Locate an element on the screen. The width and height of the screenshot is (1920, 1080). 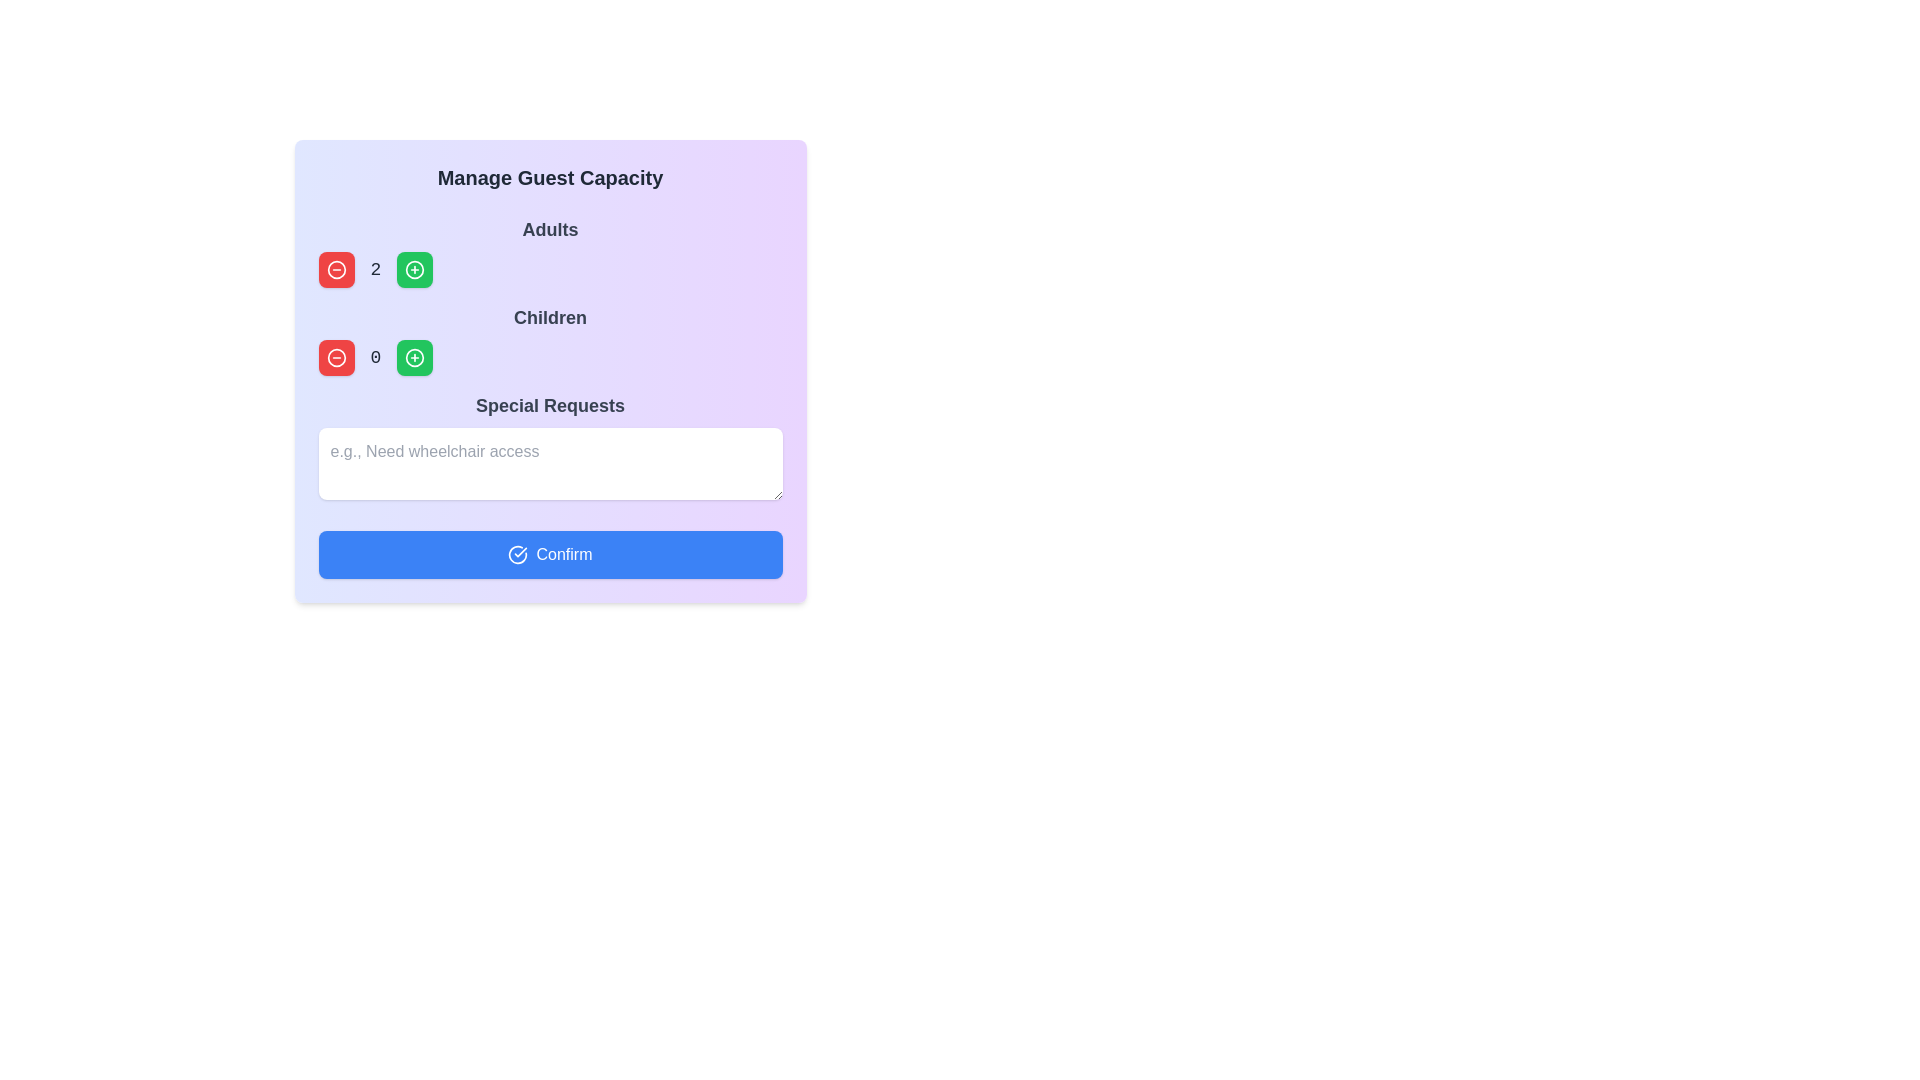
the red circular button with a minus symbol inside, located on the left side of the 'Children' label row is located at coordinates (336, 357).